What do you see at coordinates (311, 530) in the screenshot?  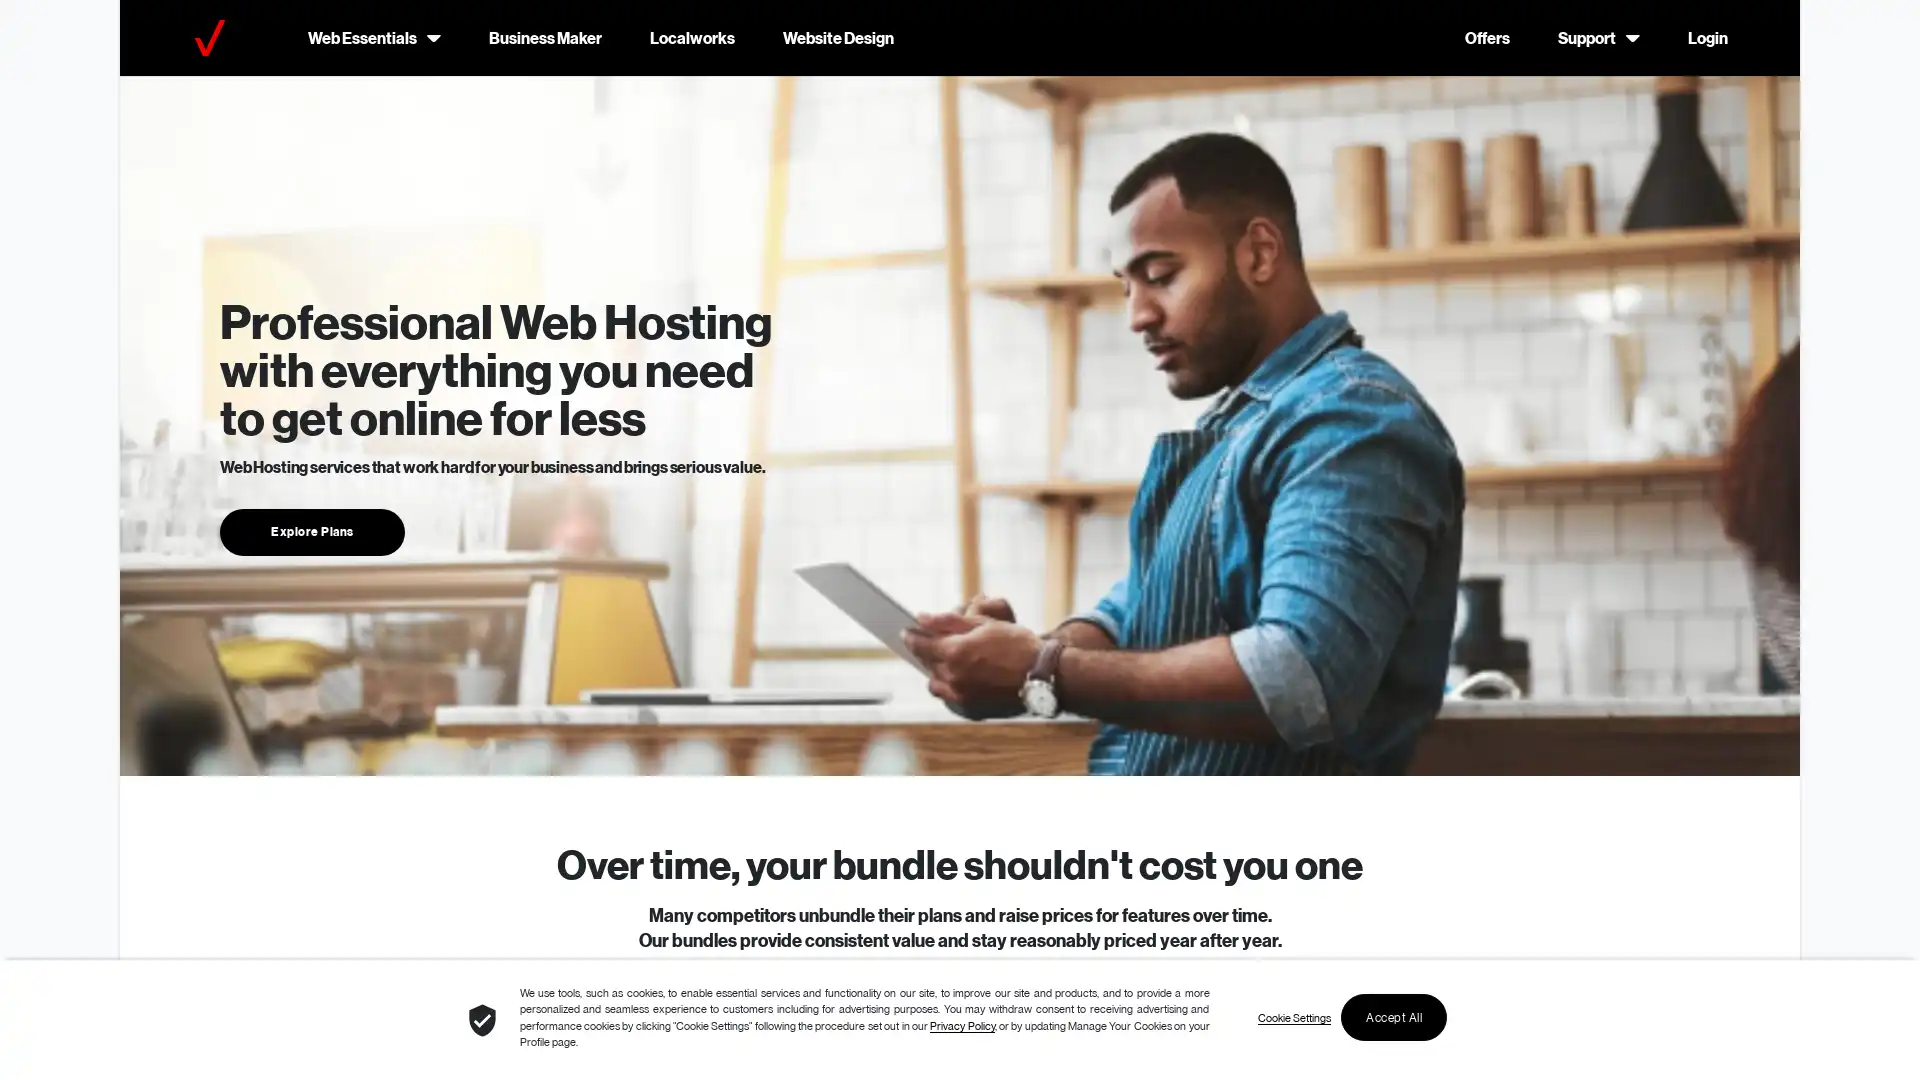 I see `Explore Plans` at bounding box center [311, 530].